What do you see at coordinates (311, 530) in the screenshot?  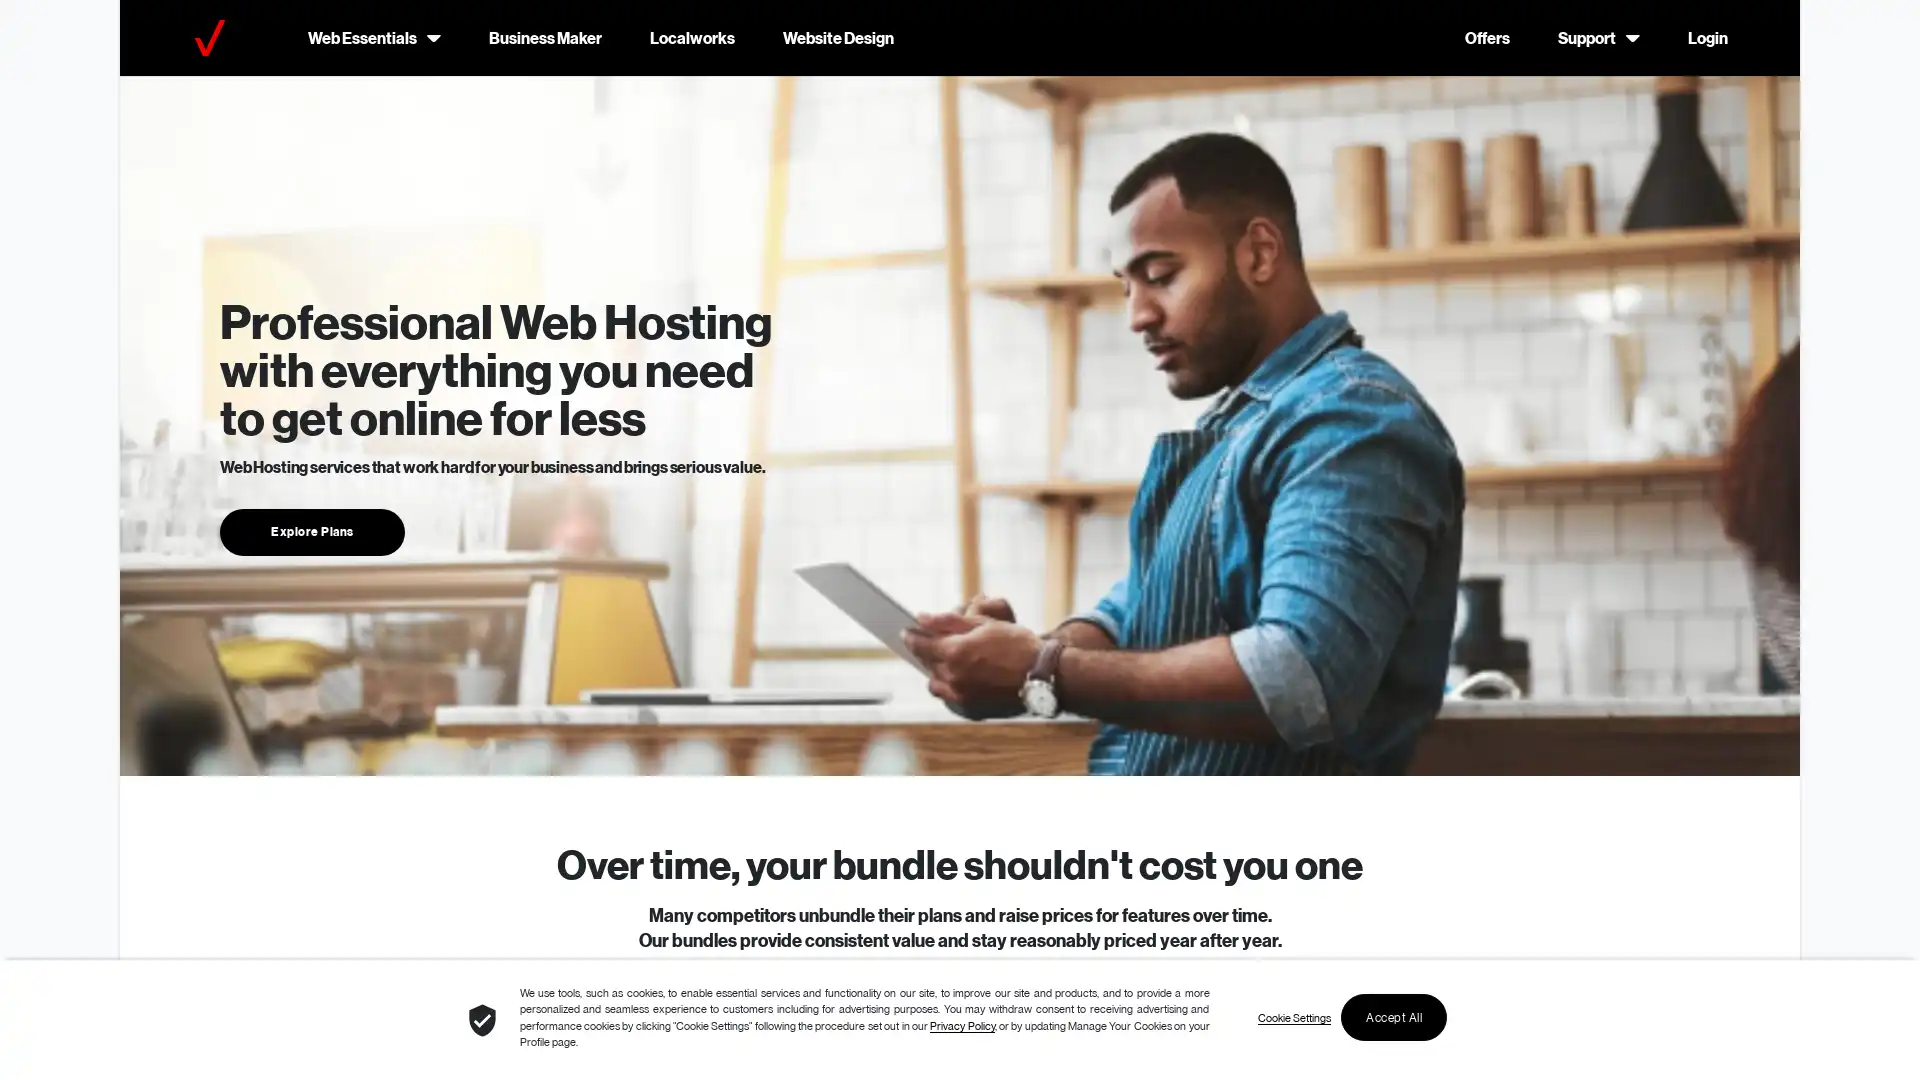 I see `Explore Plans` at bounding box center [311, 530].